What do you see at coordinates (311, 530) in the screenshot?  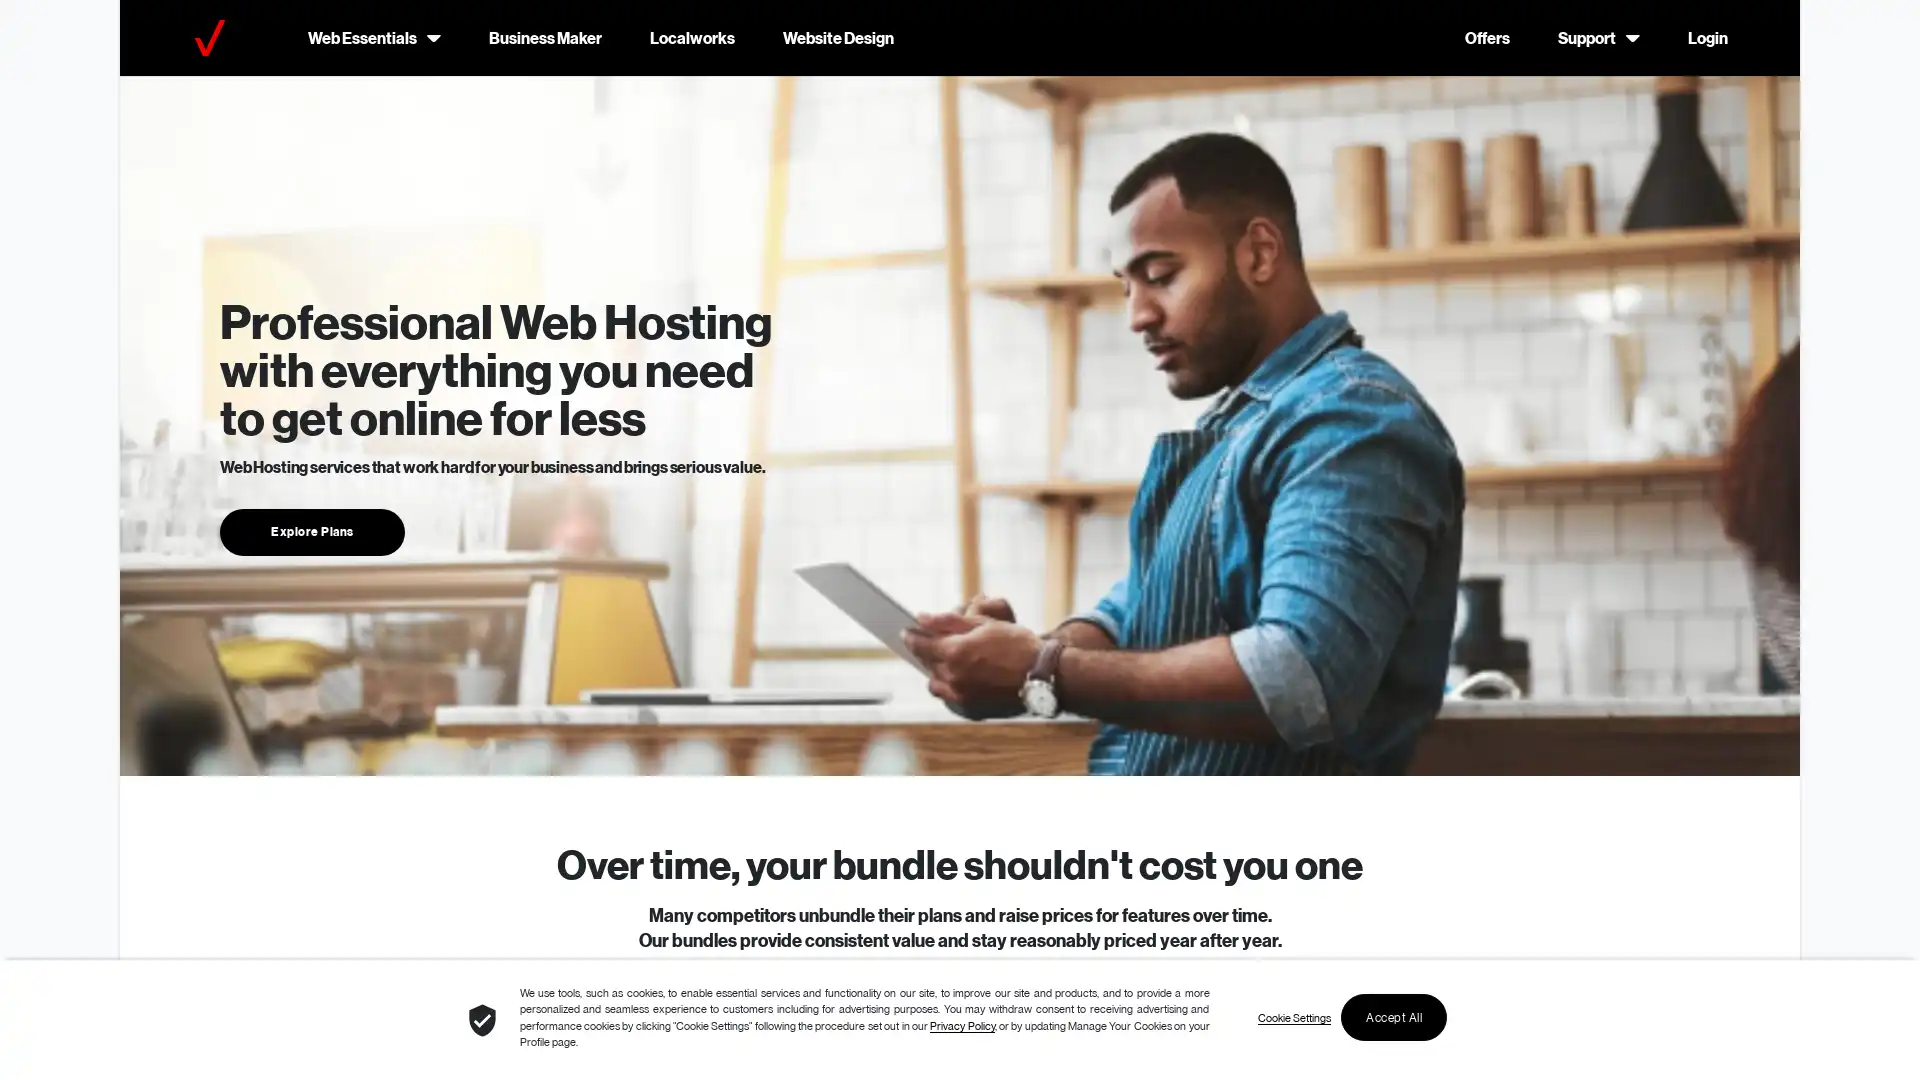 I see `Explore Plans` at bounding box center [311, 530].